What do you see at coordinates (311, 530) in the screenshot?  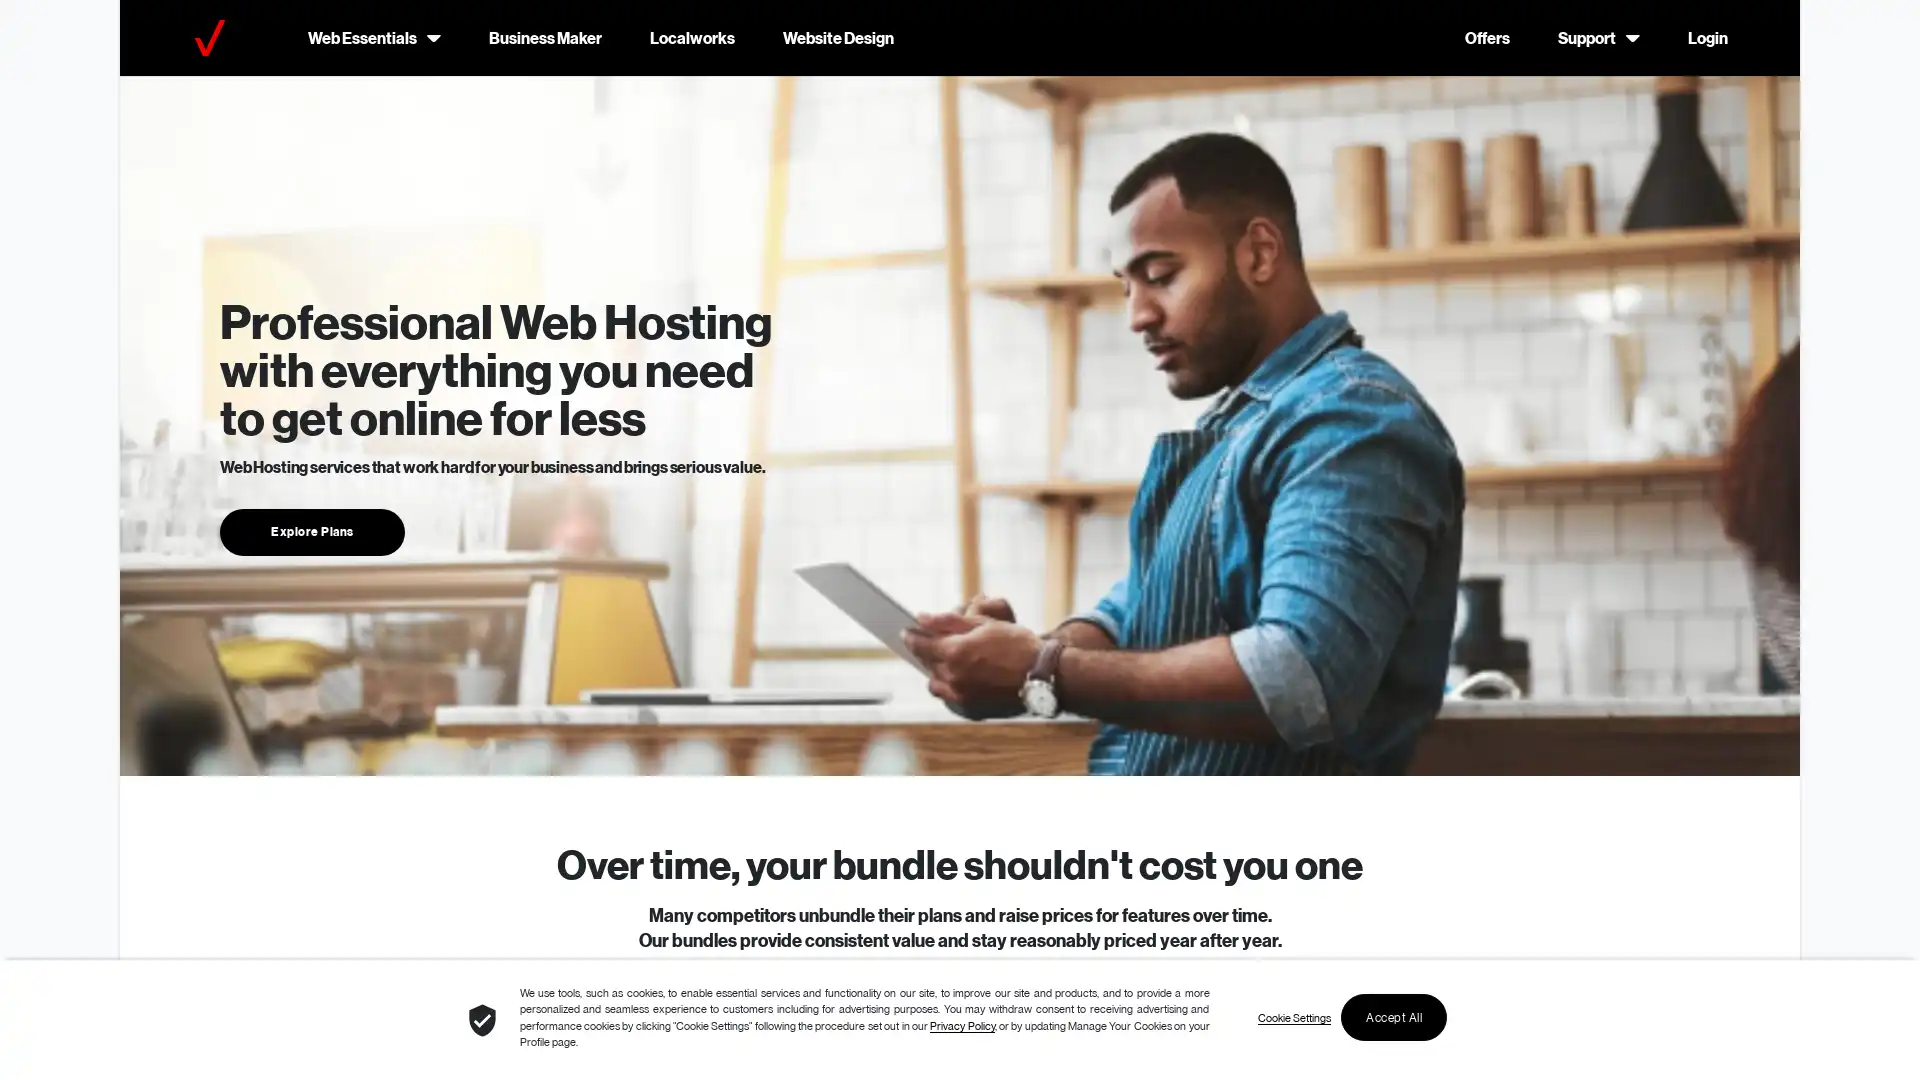 I see `Explore Plans` at bounding box center [311, 530].